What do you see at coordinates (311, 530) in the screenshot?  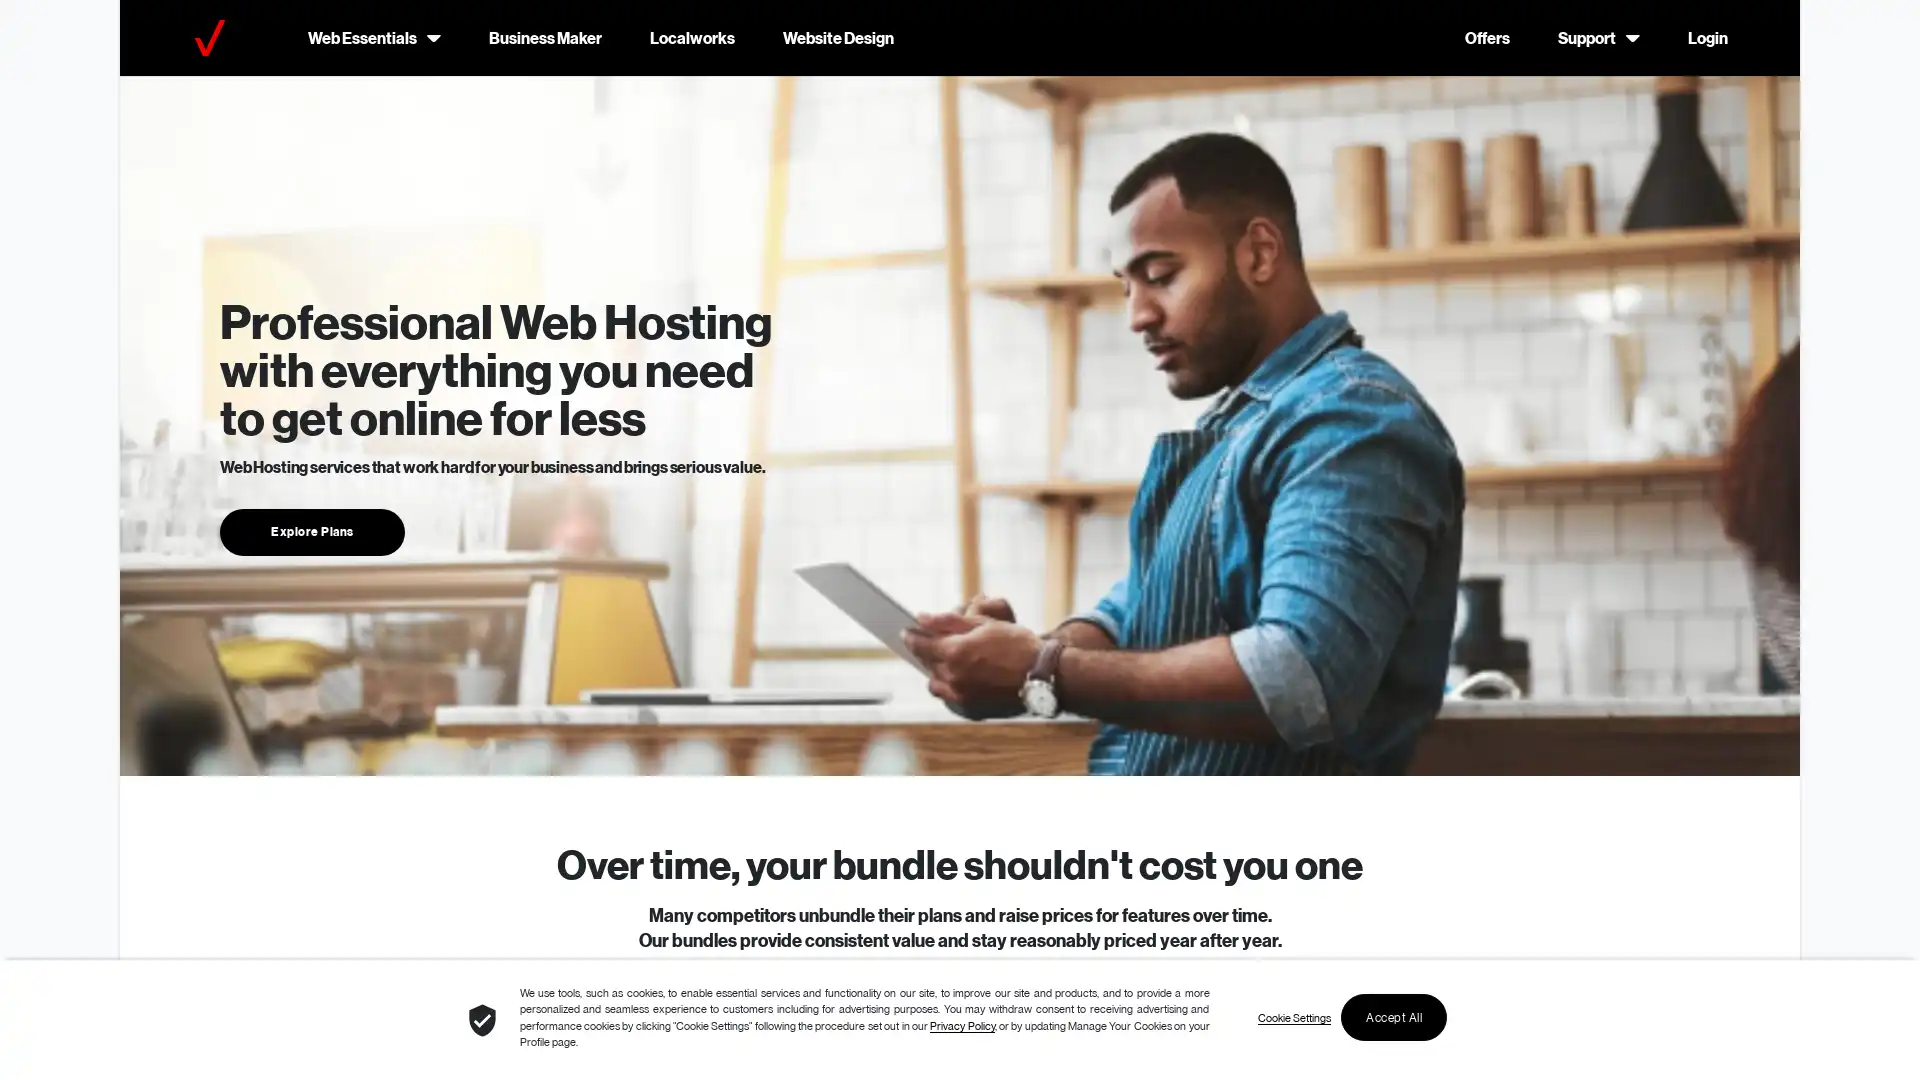 I see `Explore Plans` at bounding box center [311, 530].